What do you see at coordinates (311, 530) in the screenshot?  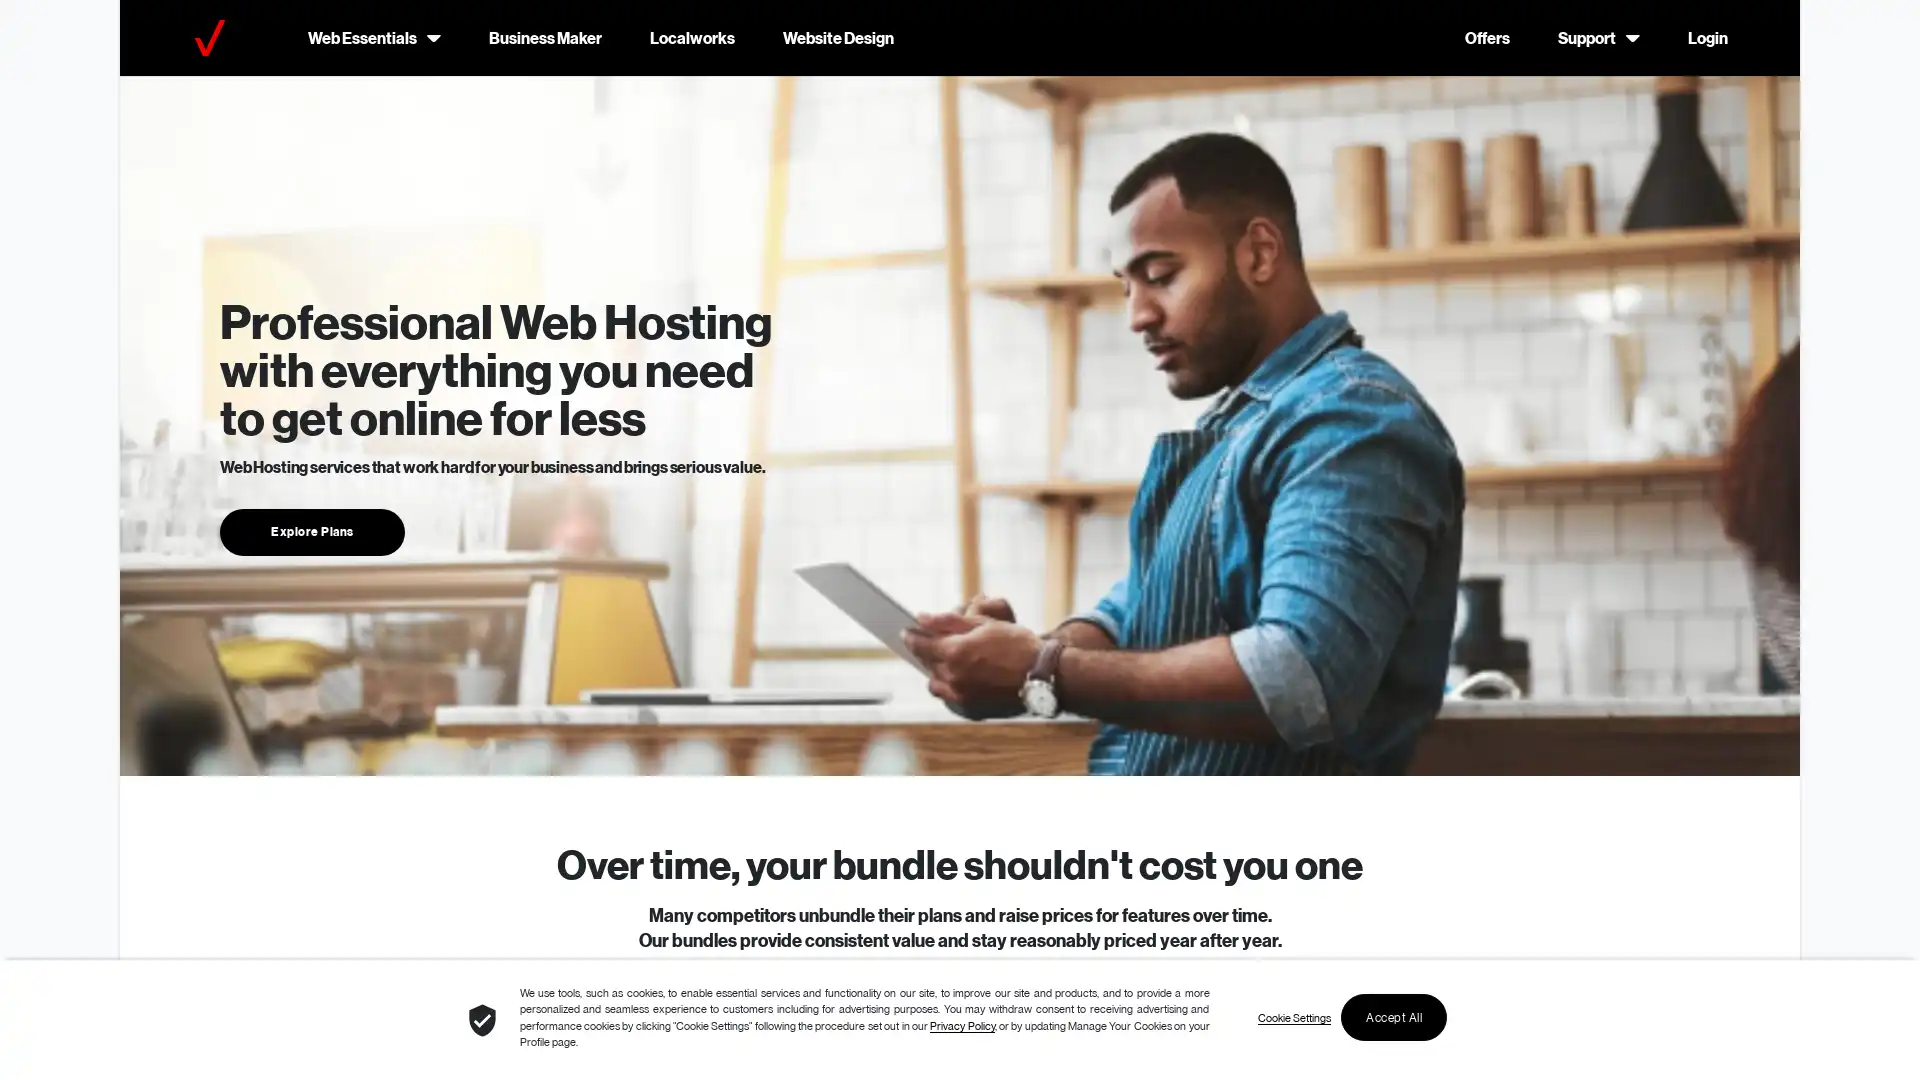 I see `Explore Plans` at bounding box center [311, 530].